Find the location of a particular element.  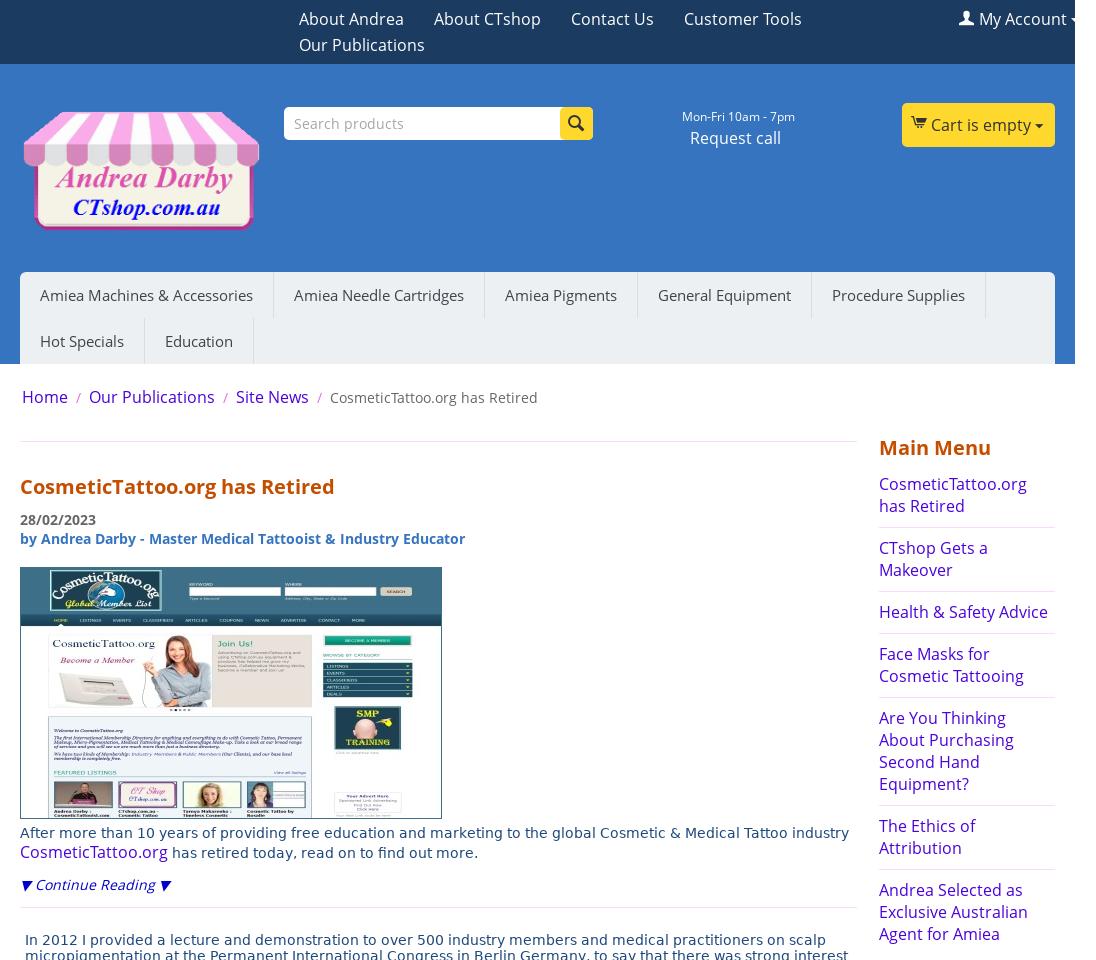

'CosmeticTattoo.org' is located at coordinates (93, 850).